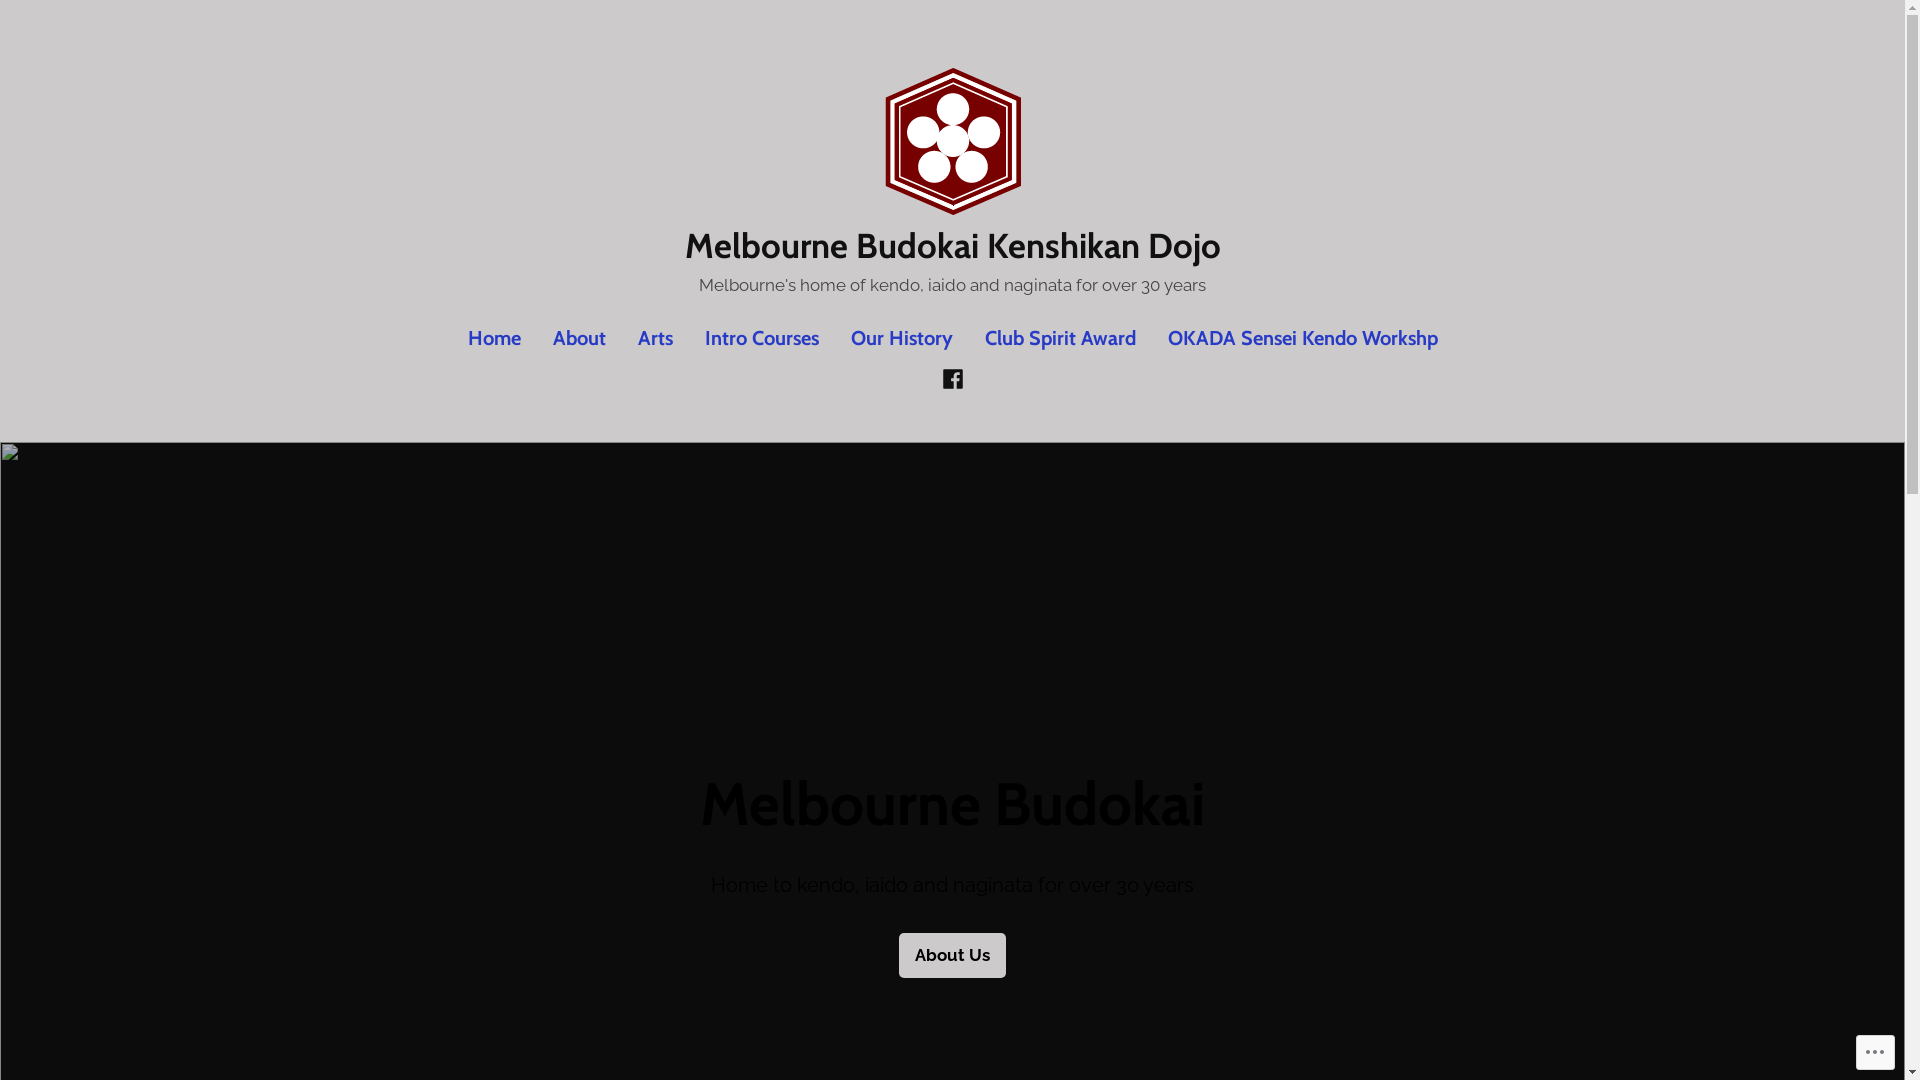 The width and height of the screenshot is (1920, 1080). I want to click on 'Our History', so click(900, 336).